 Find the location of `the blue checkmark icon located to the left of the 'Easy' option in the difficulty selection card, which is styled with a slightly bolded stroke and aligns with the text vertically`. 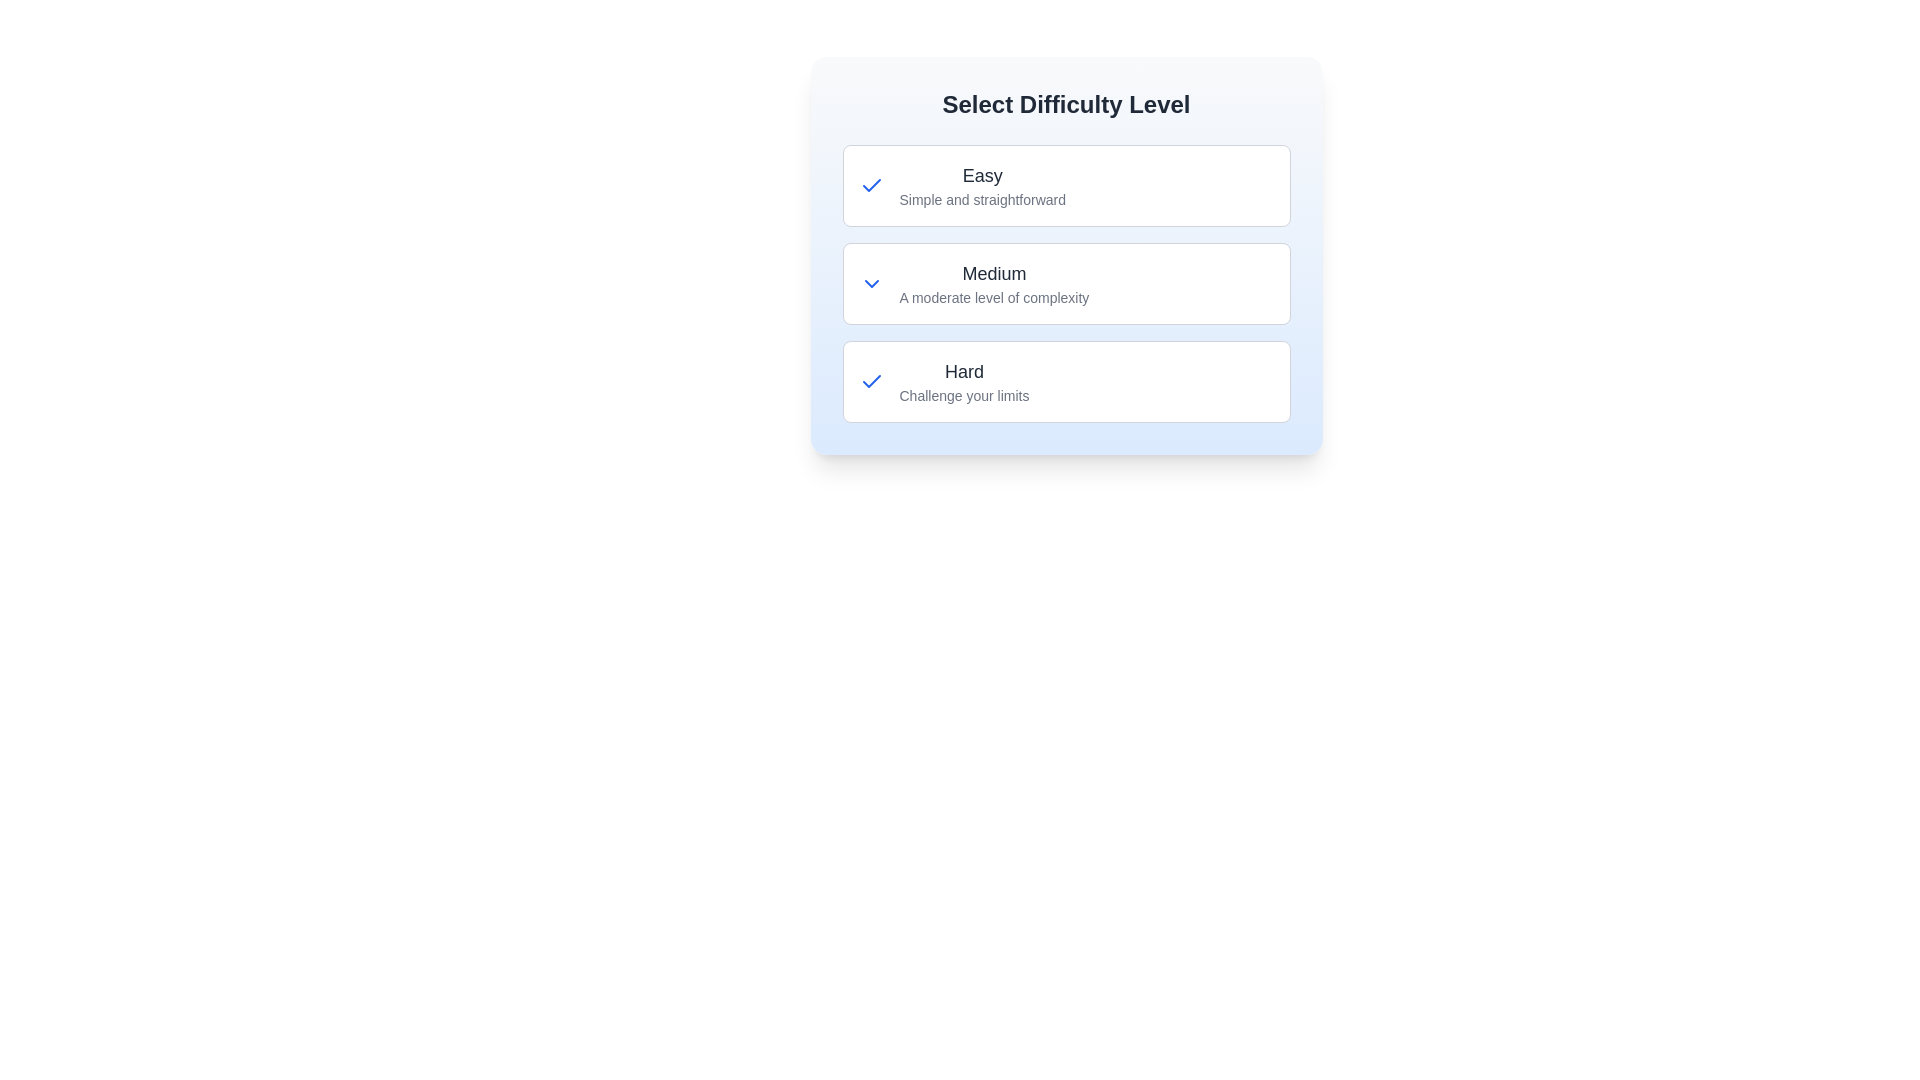

the blue checkmark icon located to the left of the 'Easy' option in the difficulty selection card, which is styled with a slightly bolded stroke and aligns with the text vertically is located at coordinates (871, 185).